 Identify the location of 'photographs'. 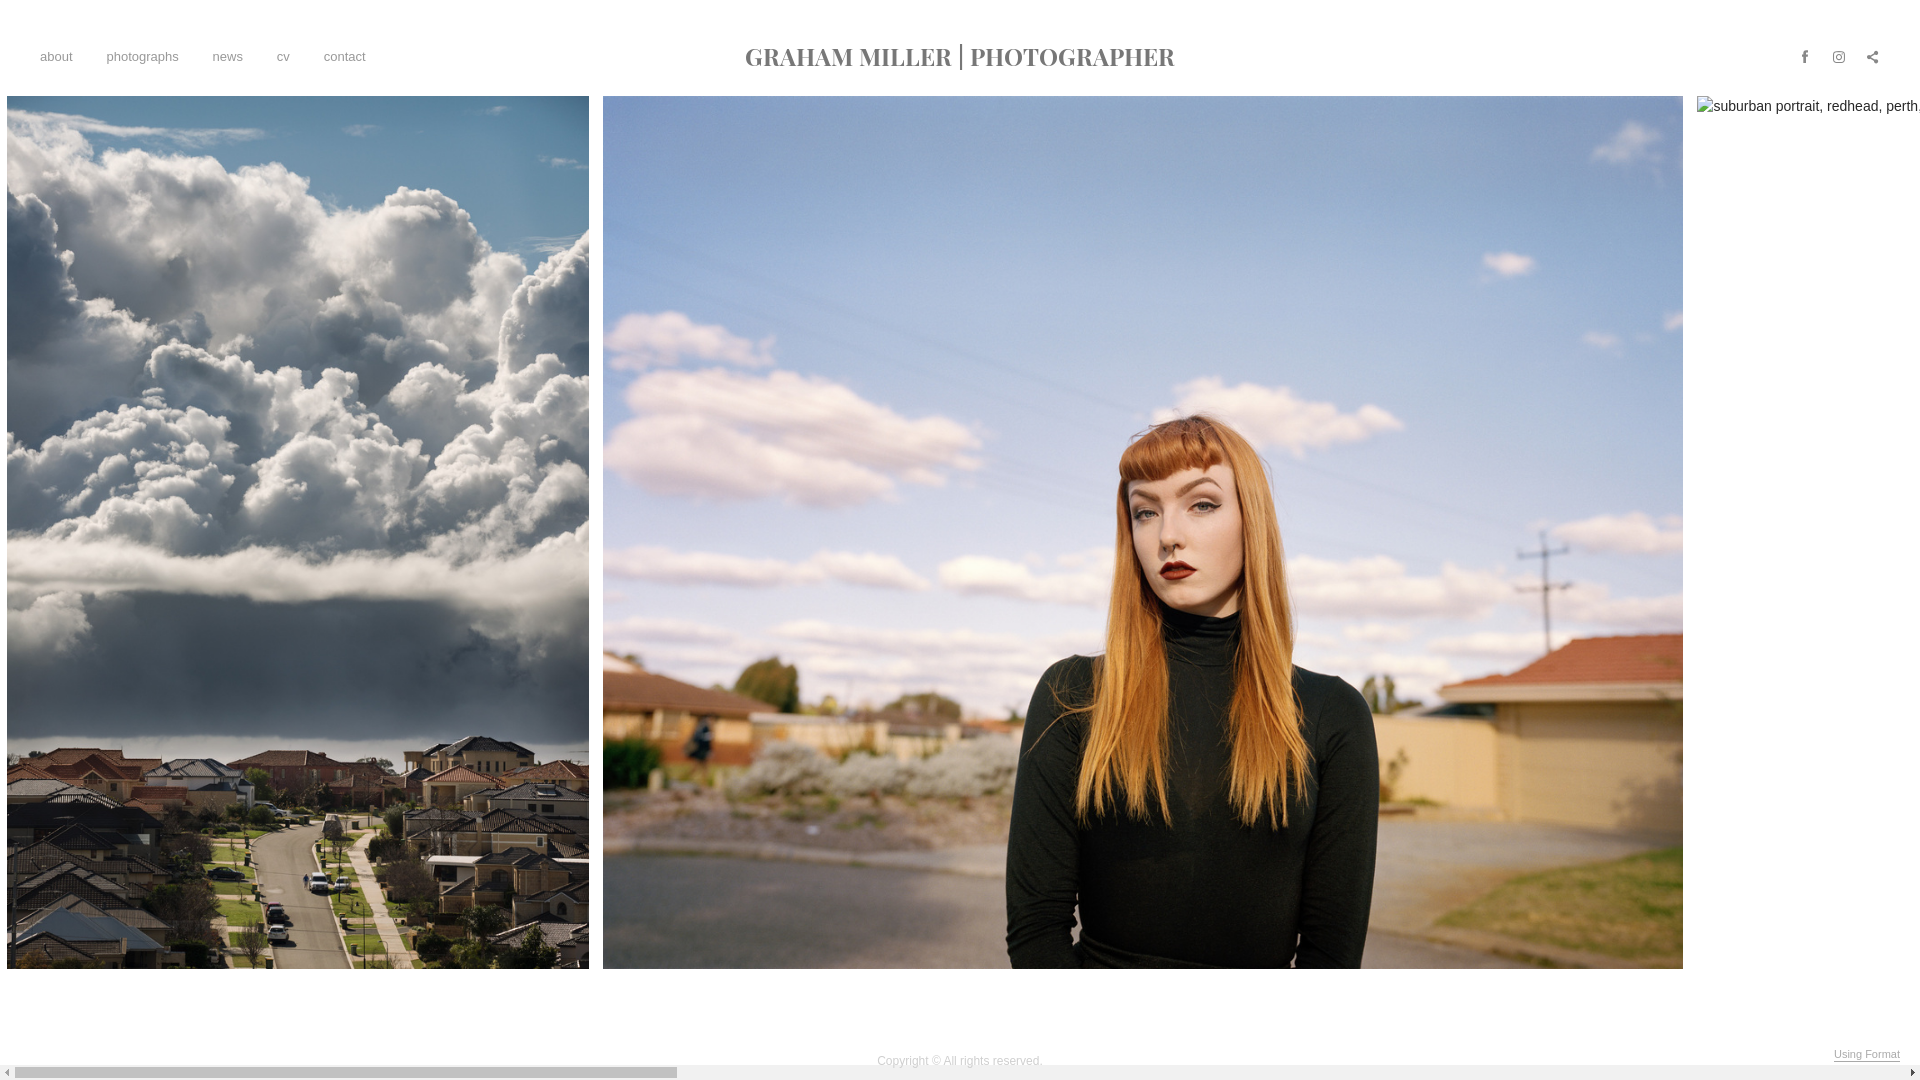
(141, 55).